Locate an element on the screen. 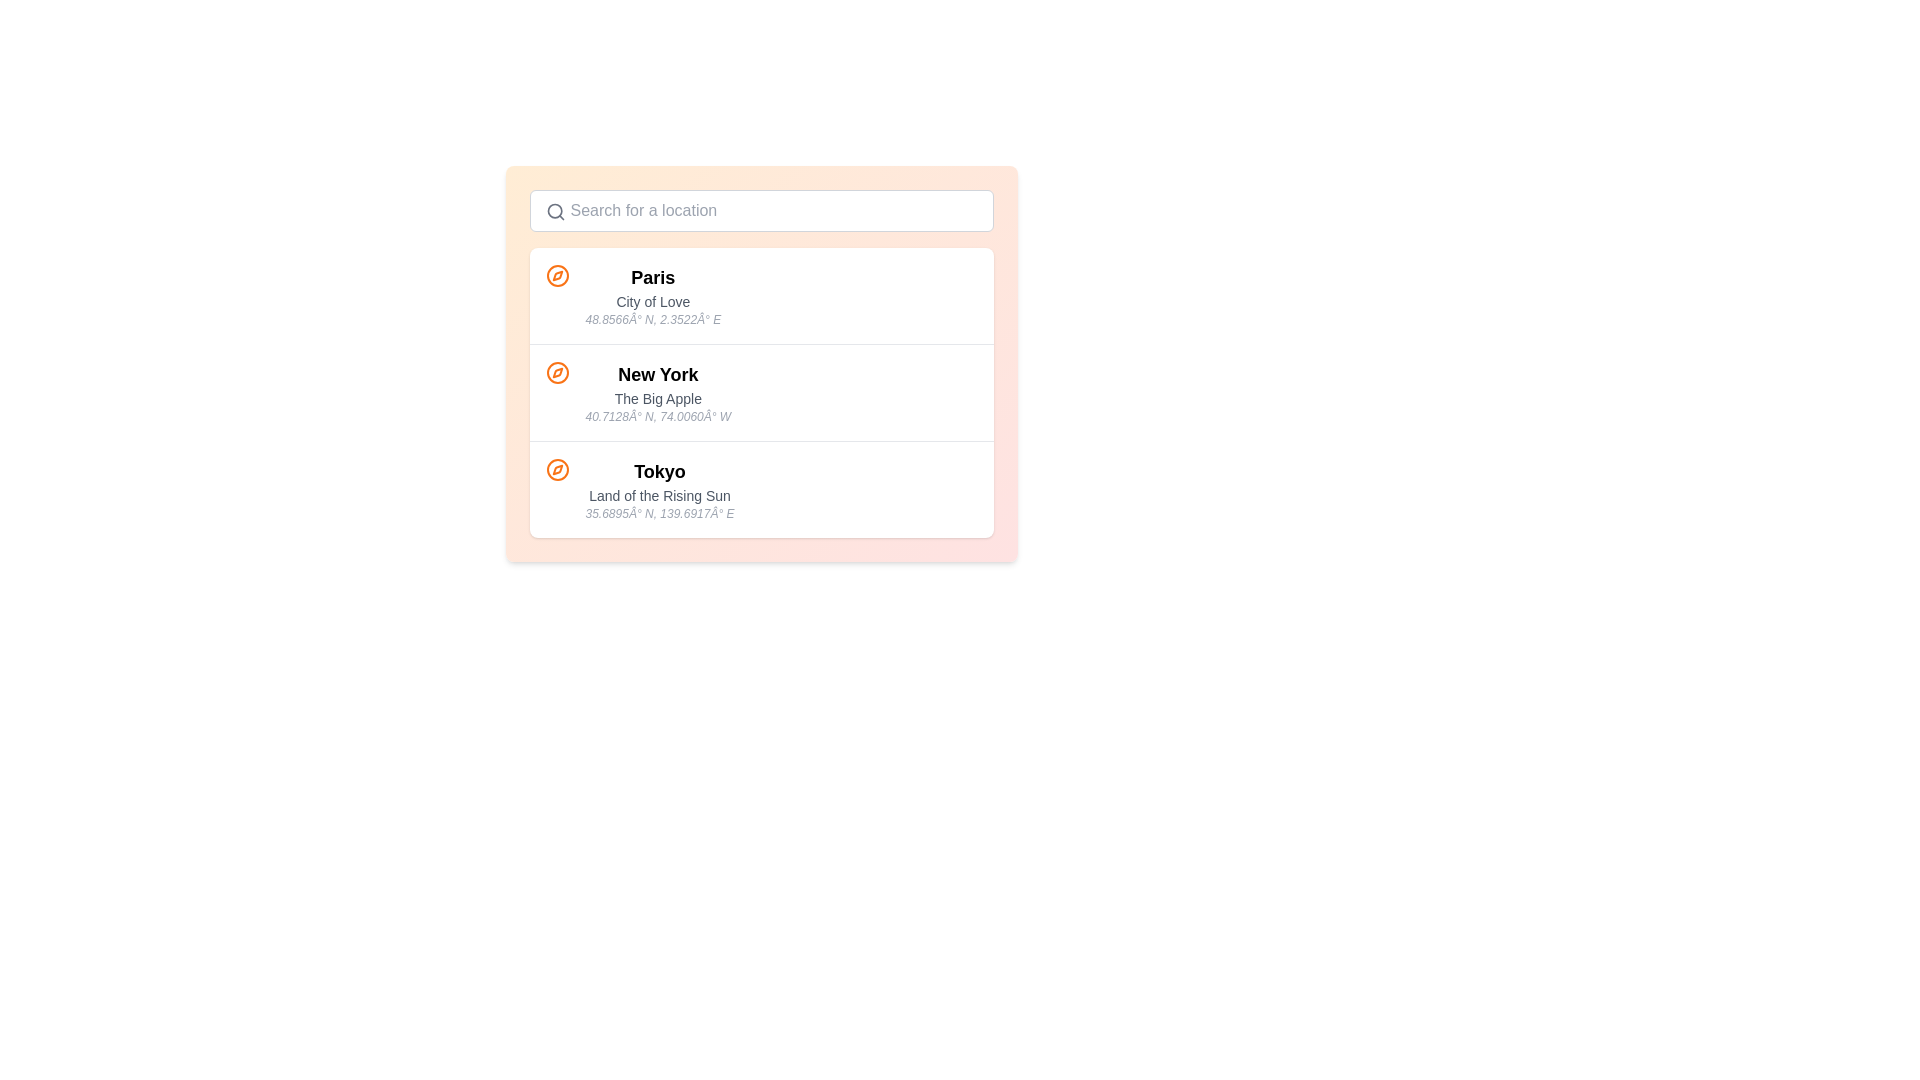 This screenshot has height=1080, width=1920. the Informational card displaying details about the city 'New York', which is the second item in a vertical list of cards is located at coordinates (760, 363).